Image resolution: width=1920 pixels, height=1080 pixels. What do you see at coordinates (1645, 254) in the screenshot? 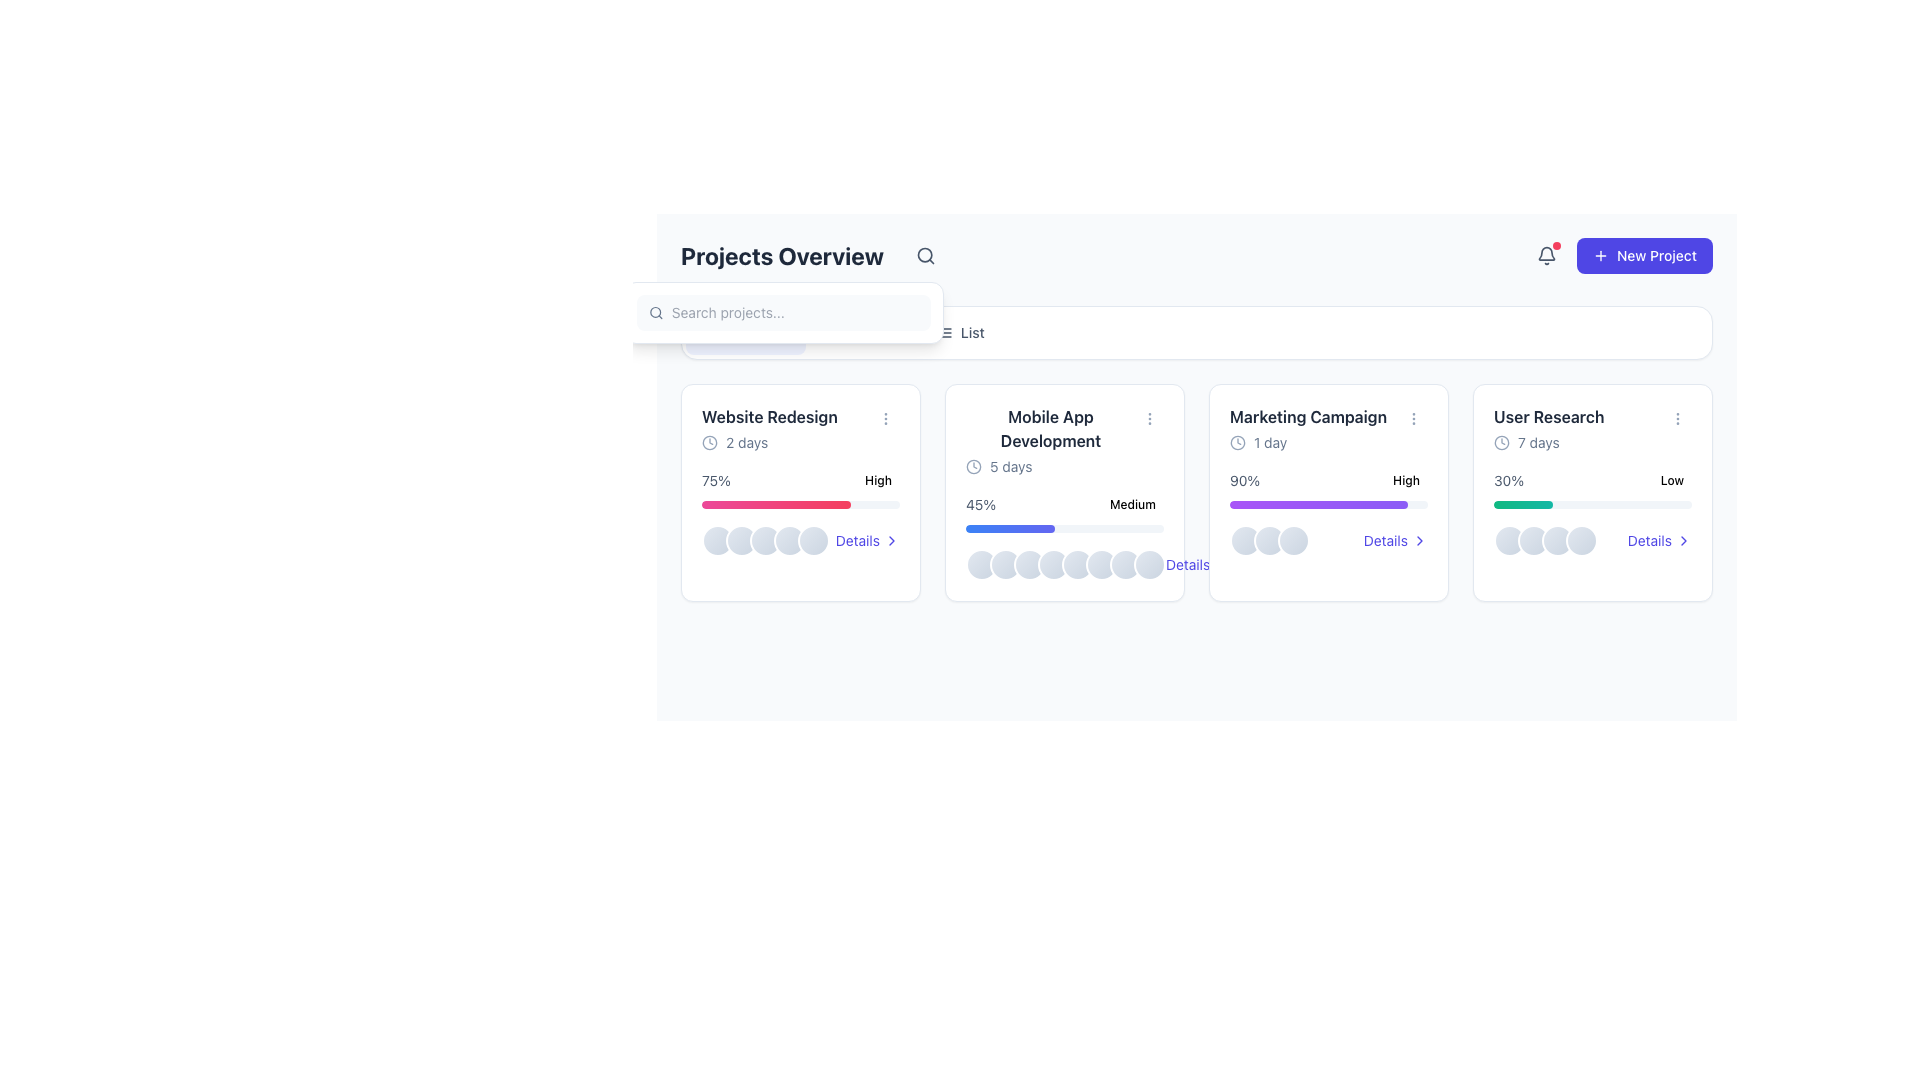
I see `the primary action button located at the top-right of the interface` at bounding box center [1645, 254].